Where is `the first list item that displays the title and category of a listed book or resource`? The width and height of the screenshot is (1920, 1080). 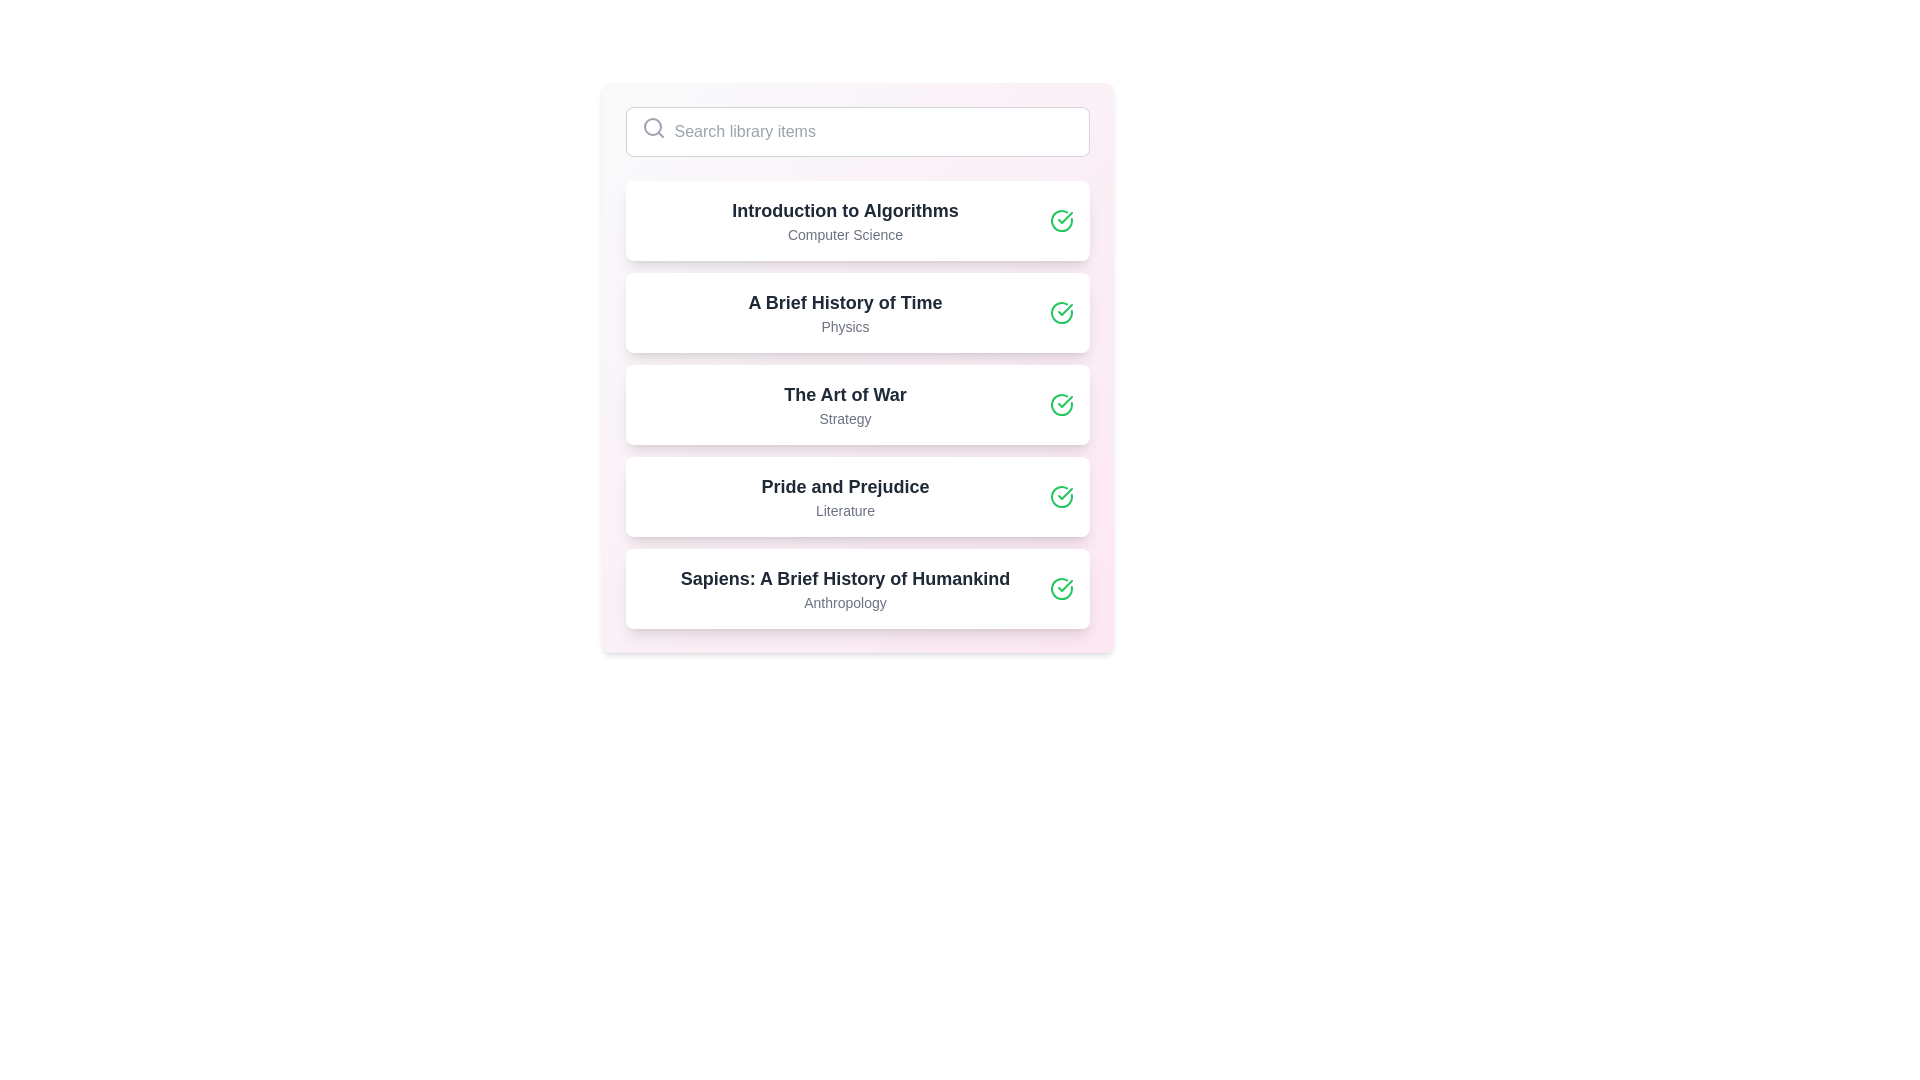 the first list item that displays the title and category of a listed book or resource is located at coordinates (857, 220).